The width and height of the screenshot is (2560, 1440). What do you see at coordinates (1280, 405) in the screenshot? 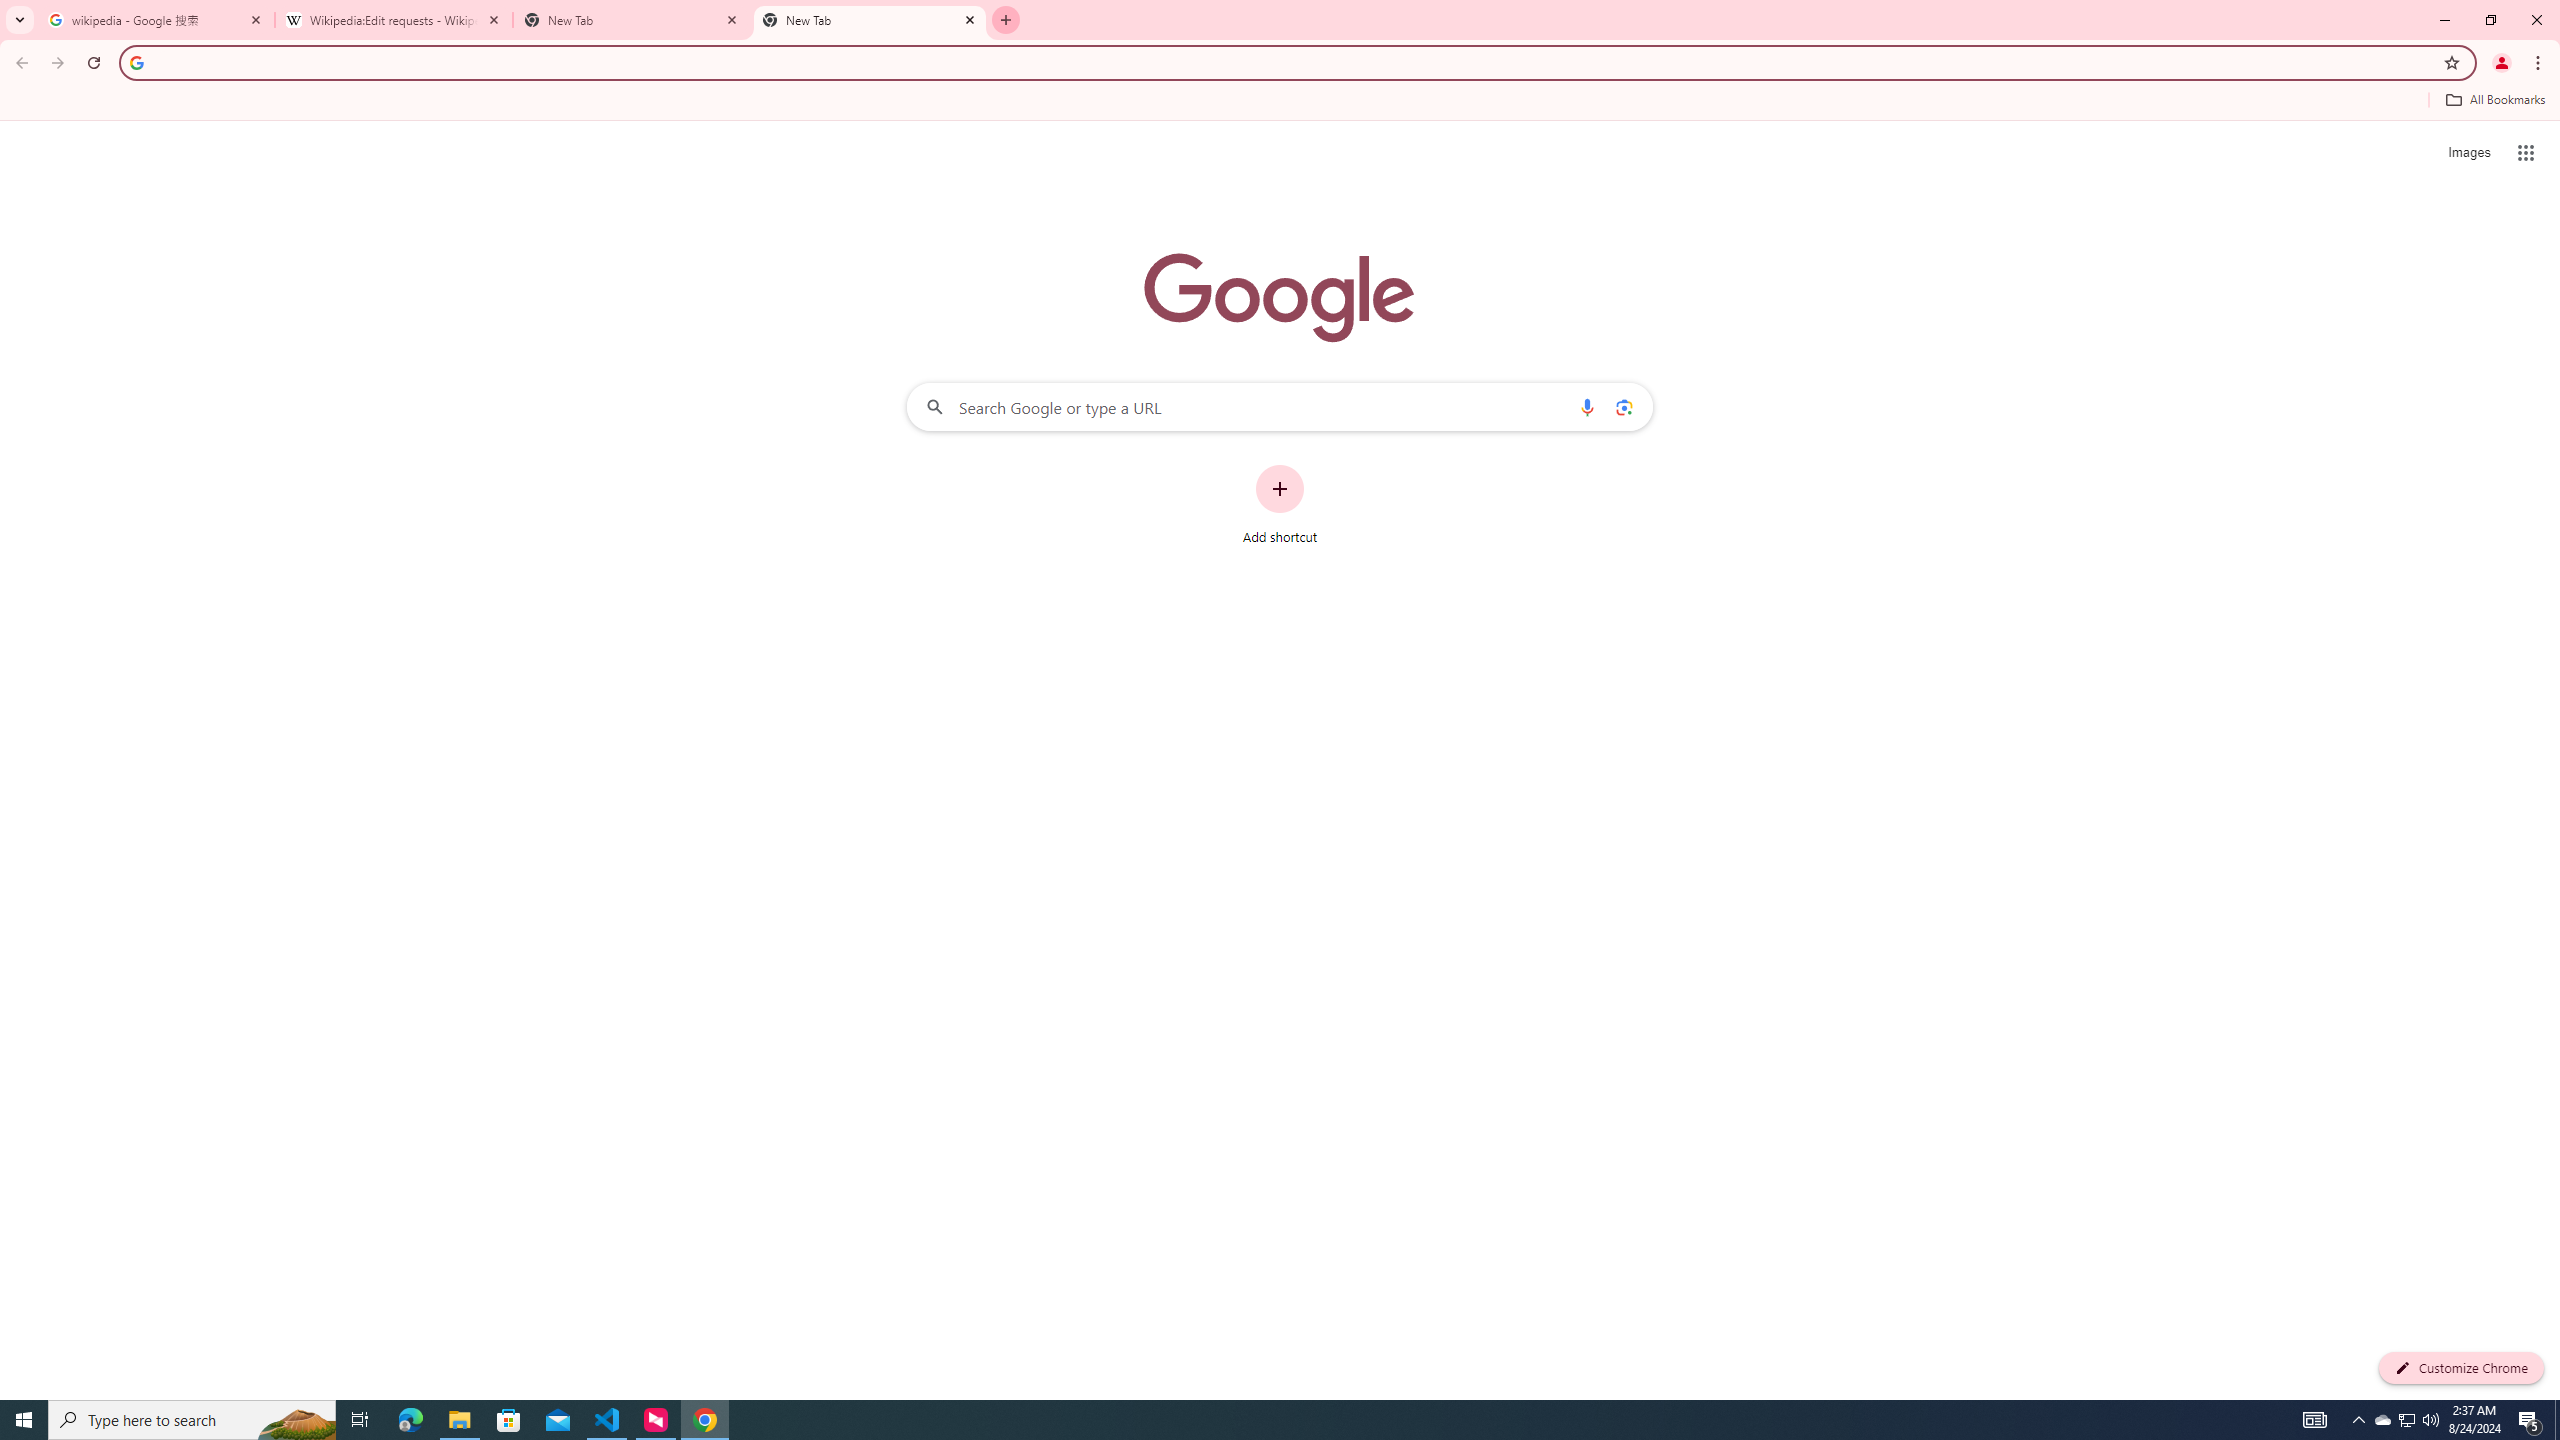
I see `'Search Google or type a URL'` at bounding box center [1280, 405].